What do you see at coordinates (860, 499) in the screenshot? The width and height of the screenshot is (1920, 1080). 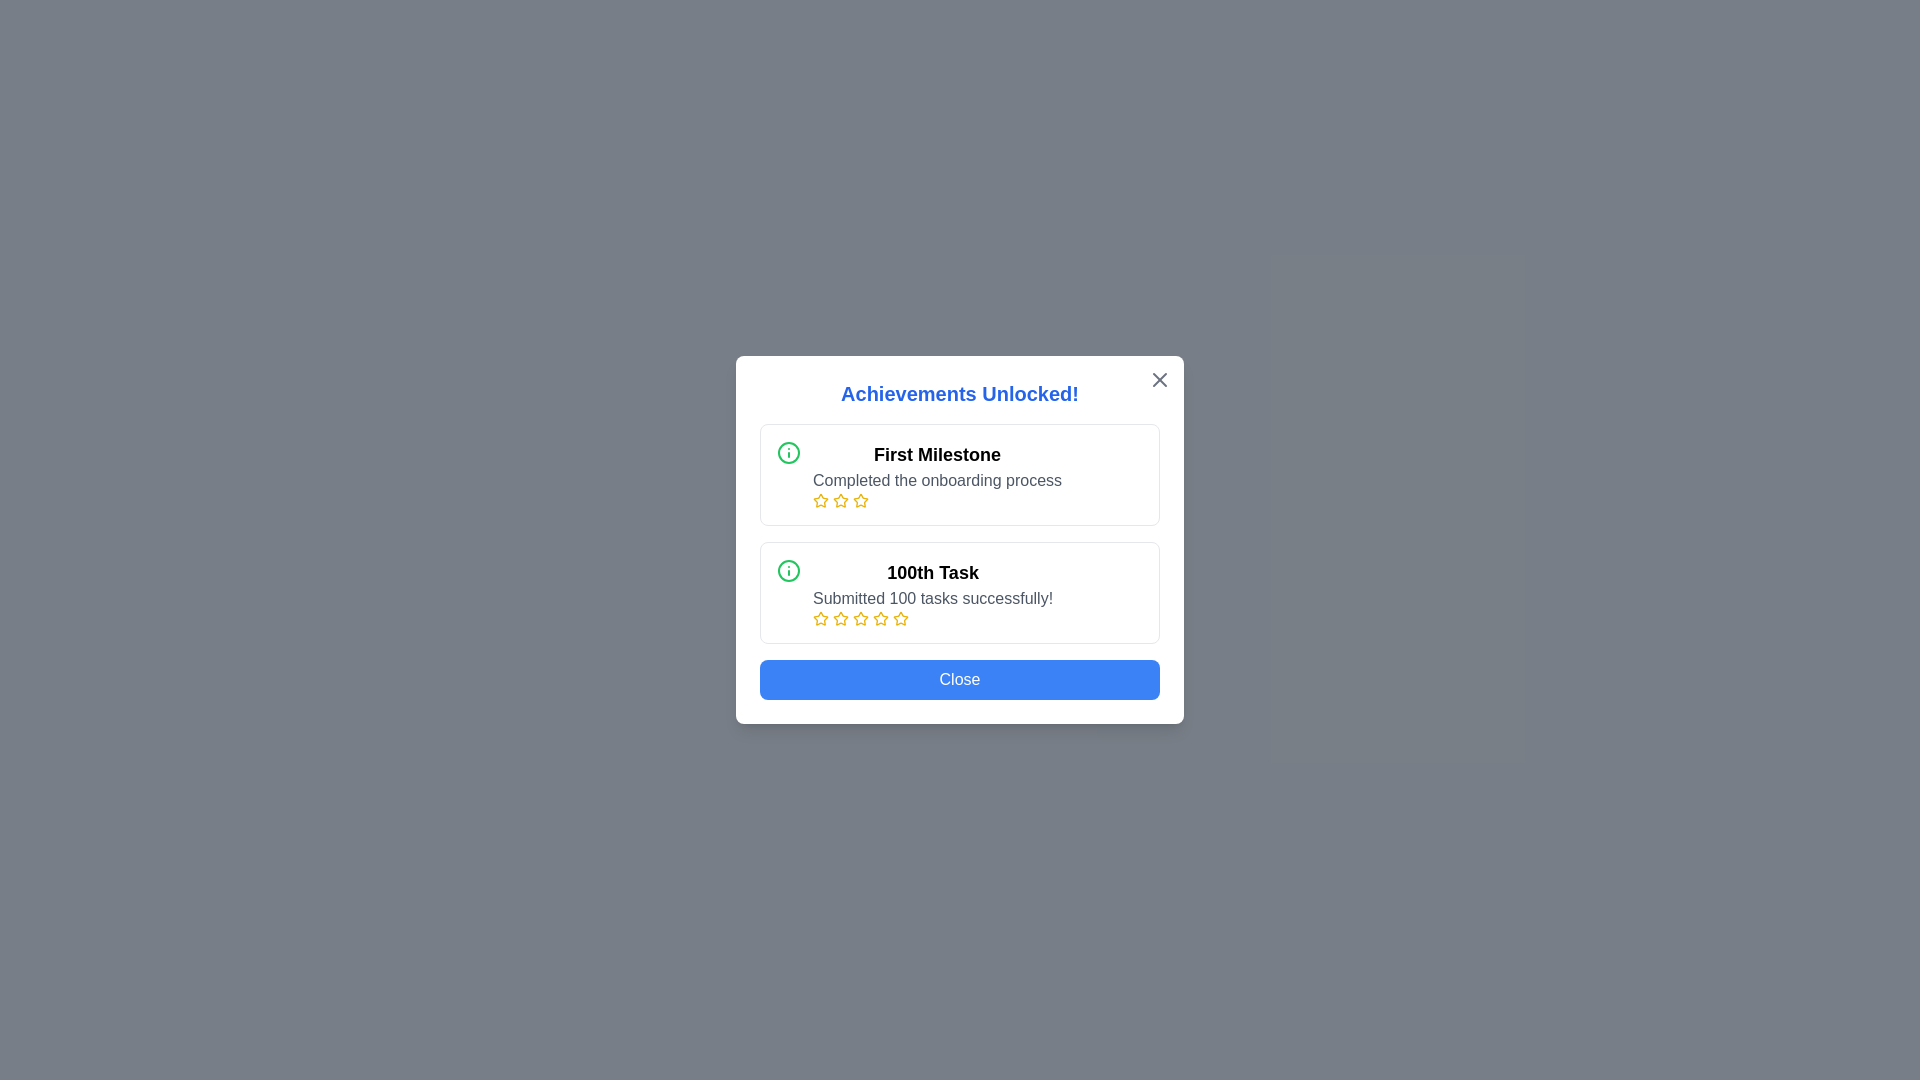 I see `the second star icon under the 'First Milestone' section to interact with the rating system` at bounding box center [860, 499].